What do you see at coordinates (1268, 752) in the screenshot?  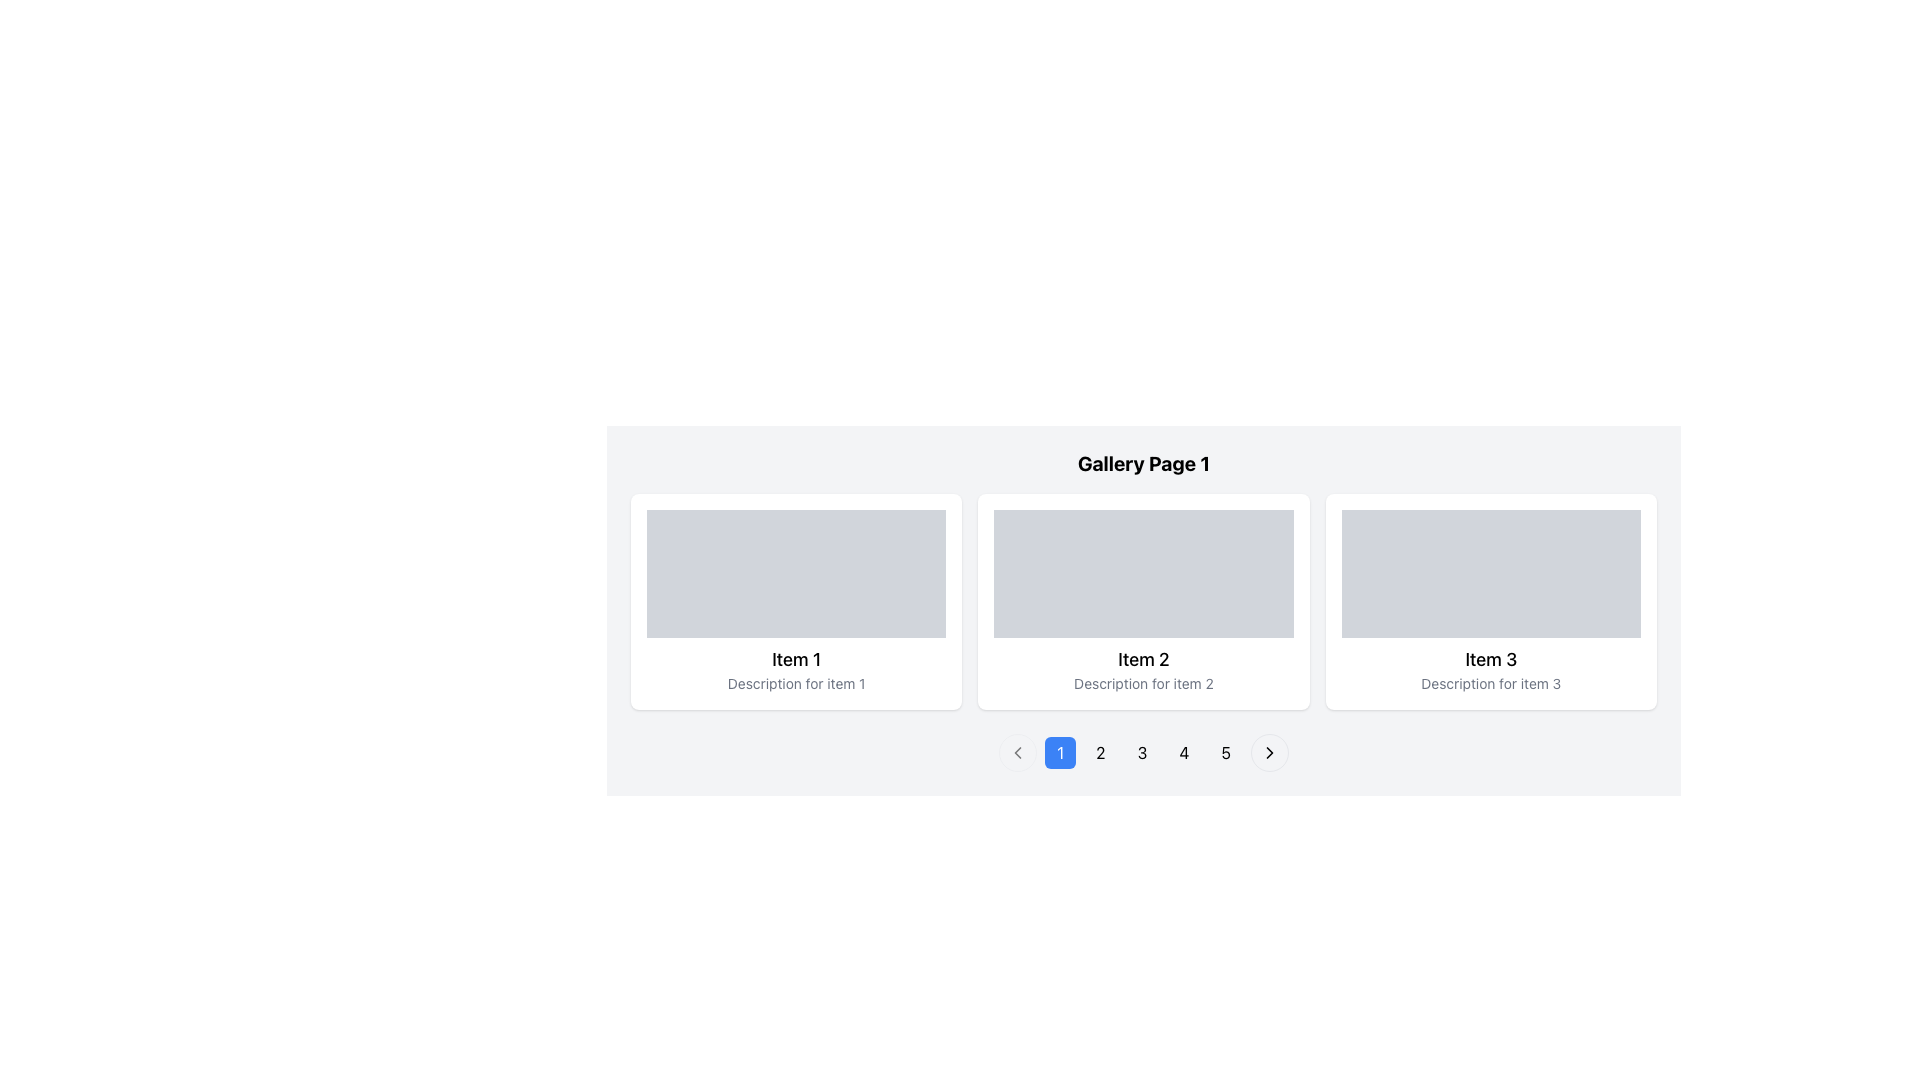 I see `the circular button with a right-pointing chevron icon at the far-right end of the pagination controls` at bounding box center [1268, 752].